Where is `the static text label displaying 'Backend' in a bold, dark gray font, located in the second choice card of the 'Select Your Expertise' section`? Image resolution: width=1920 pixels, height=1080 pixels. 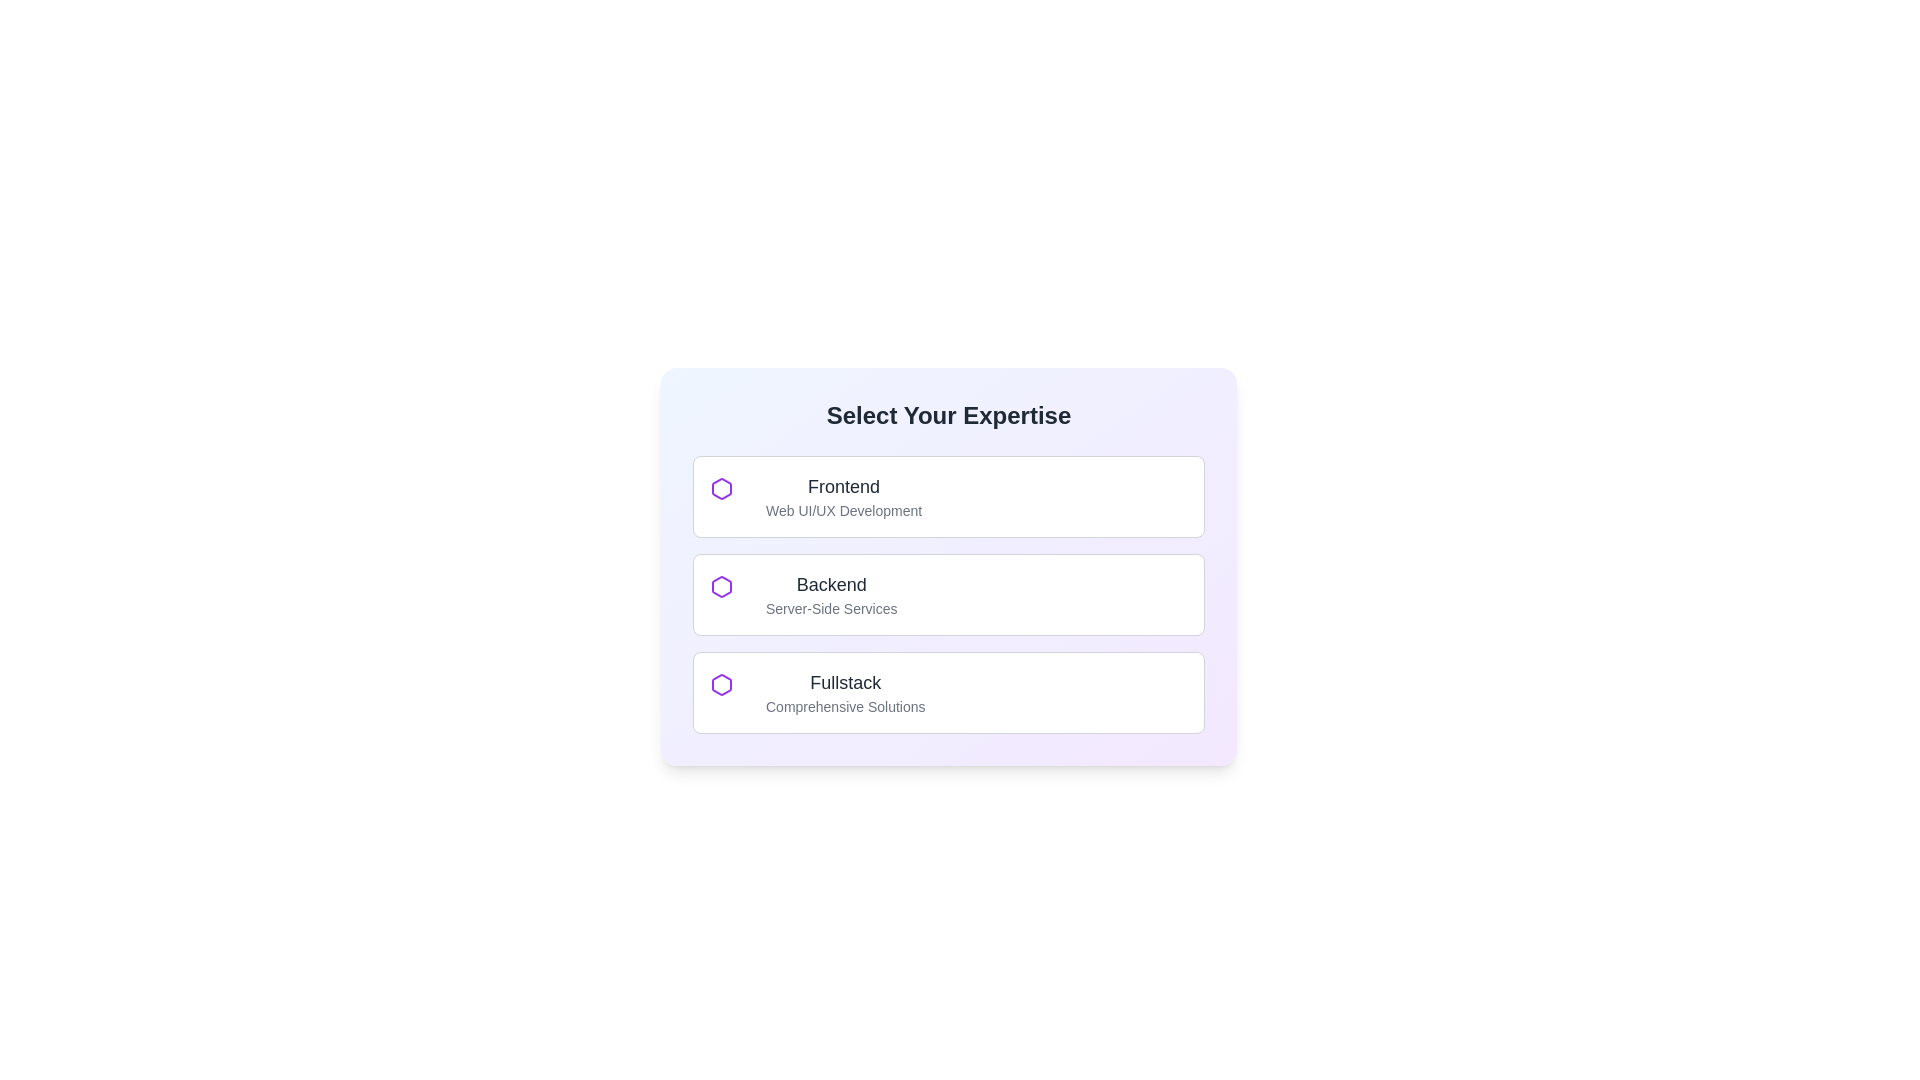
the static text label displaying 'Backend' in a bold, dark gray font, located in the second choice card of the 'Select Your Expertise' section is located at coordinates (831, 585).